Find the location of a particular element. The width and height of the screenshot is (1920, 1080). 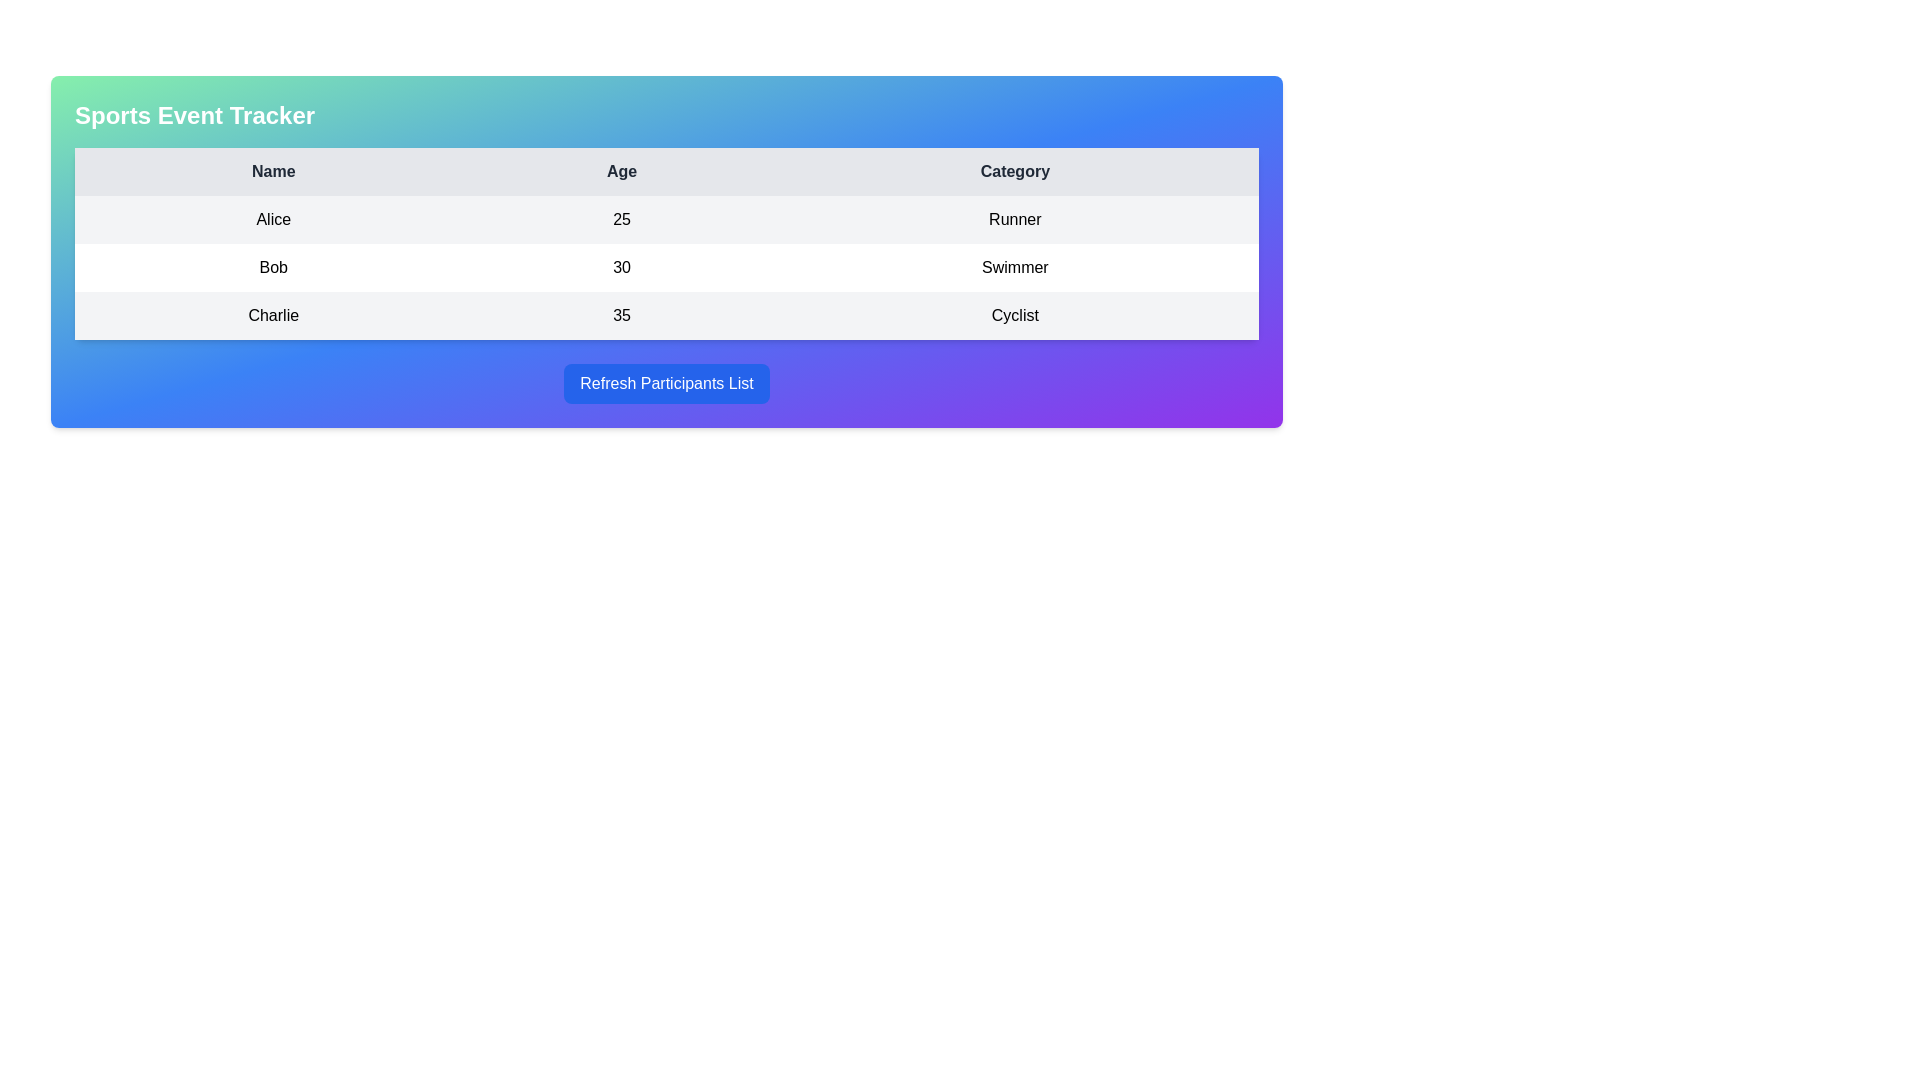

the refresh button located below the participant information table to observe hover effects is located at coordinates (667, 384).